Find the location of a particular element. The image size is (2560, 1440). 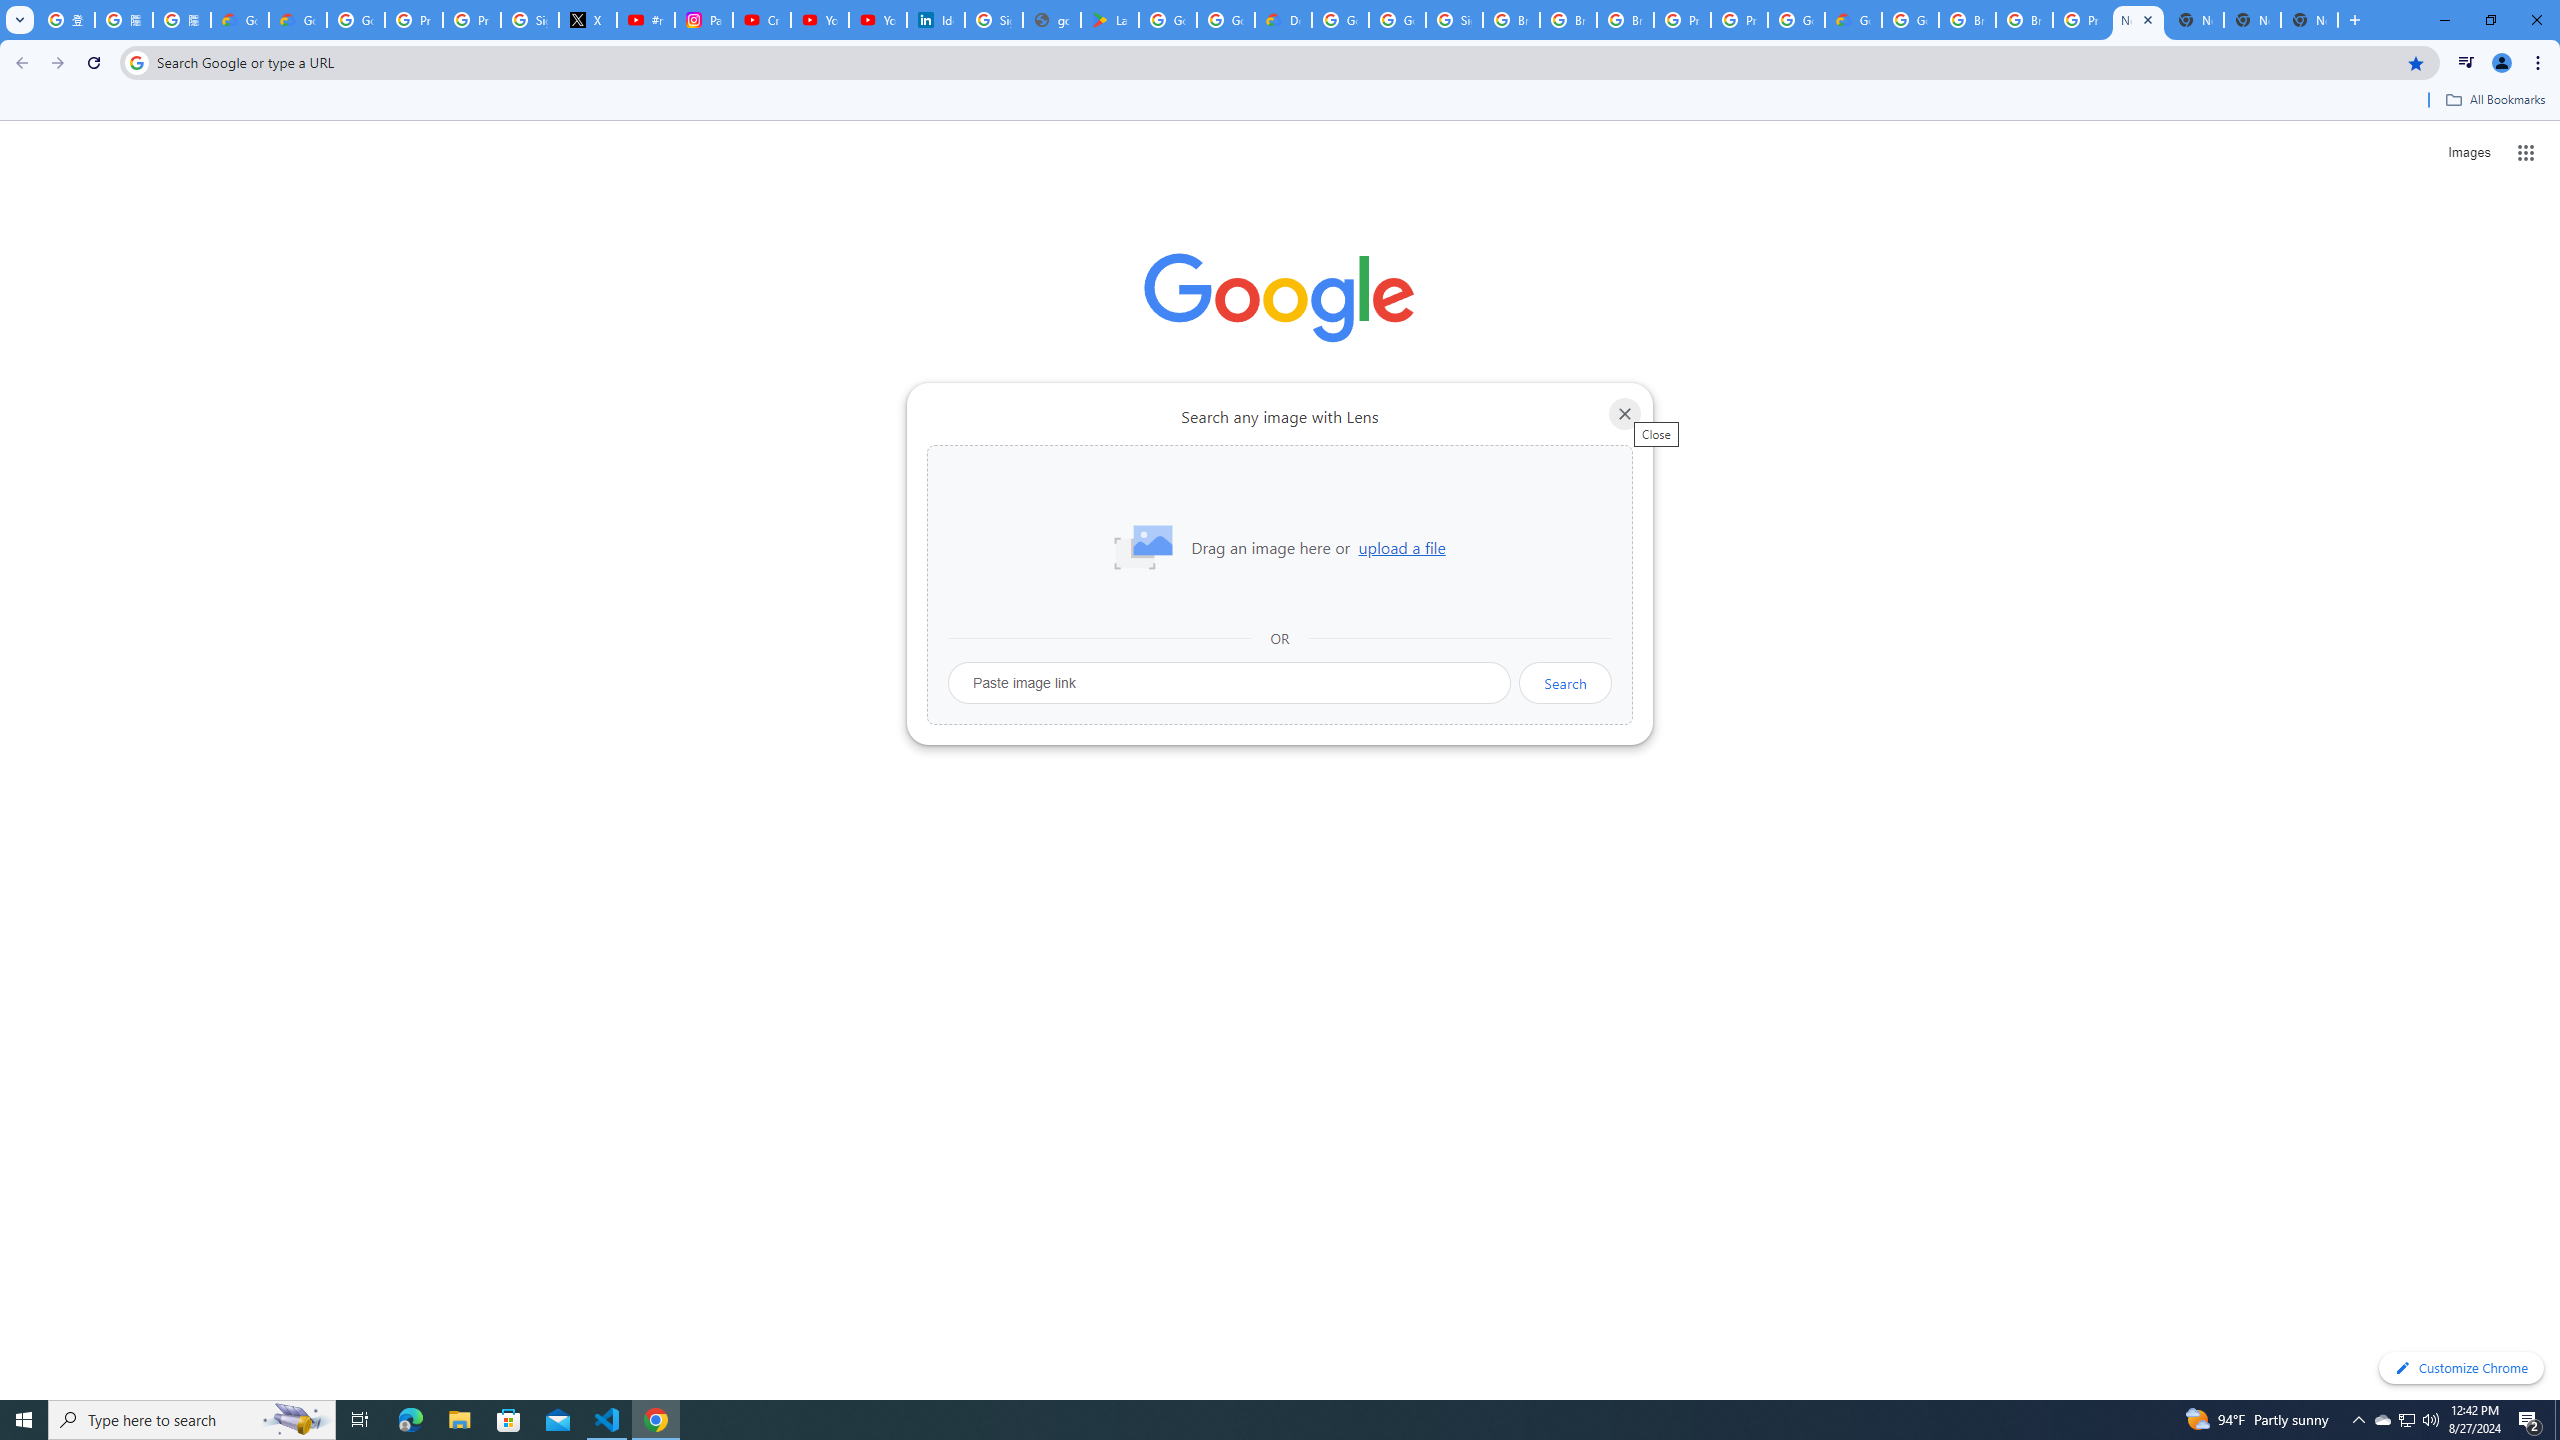

'Browse Chrome as a guest - Computer - Google Chrome Help' is located at coordinates (2022, 19).